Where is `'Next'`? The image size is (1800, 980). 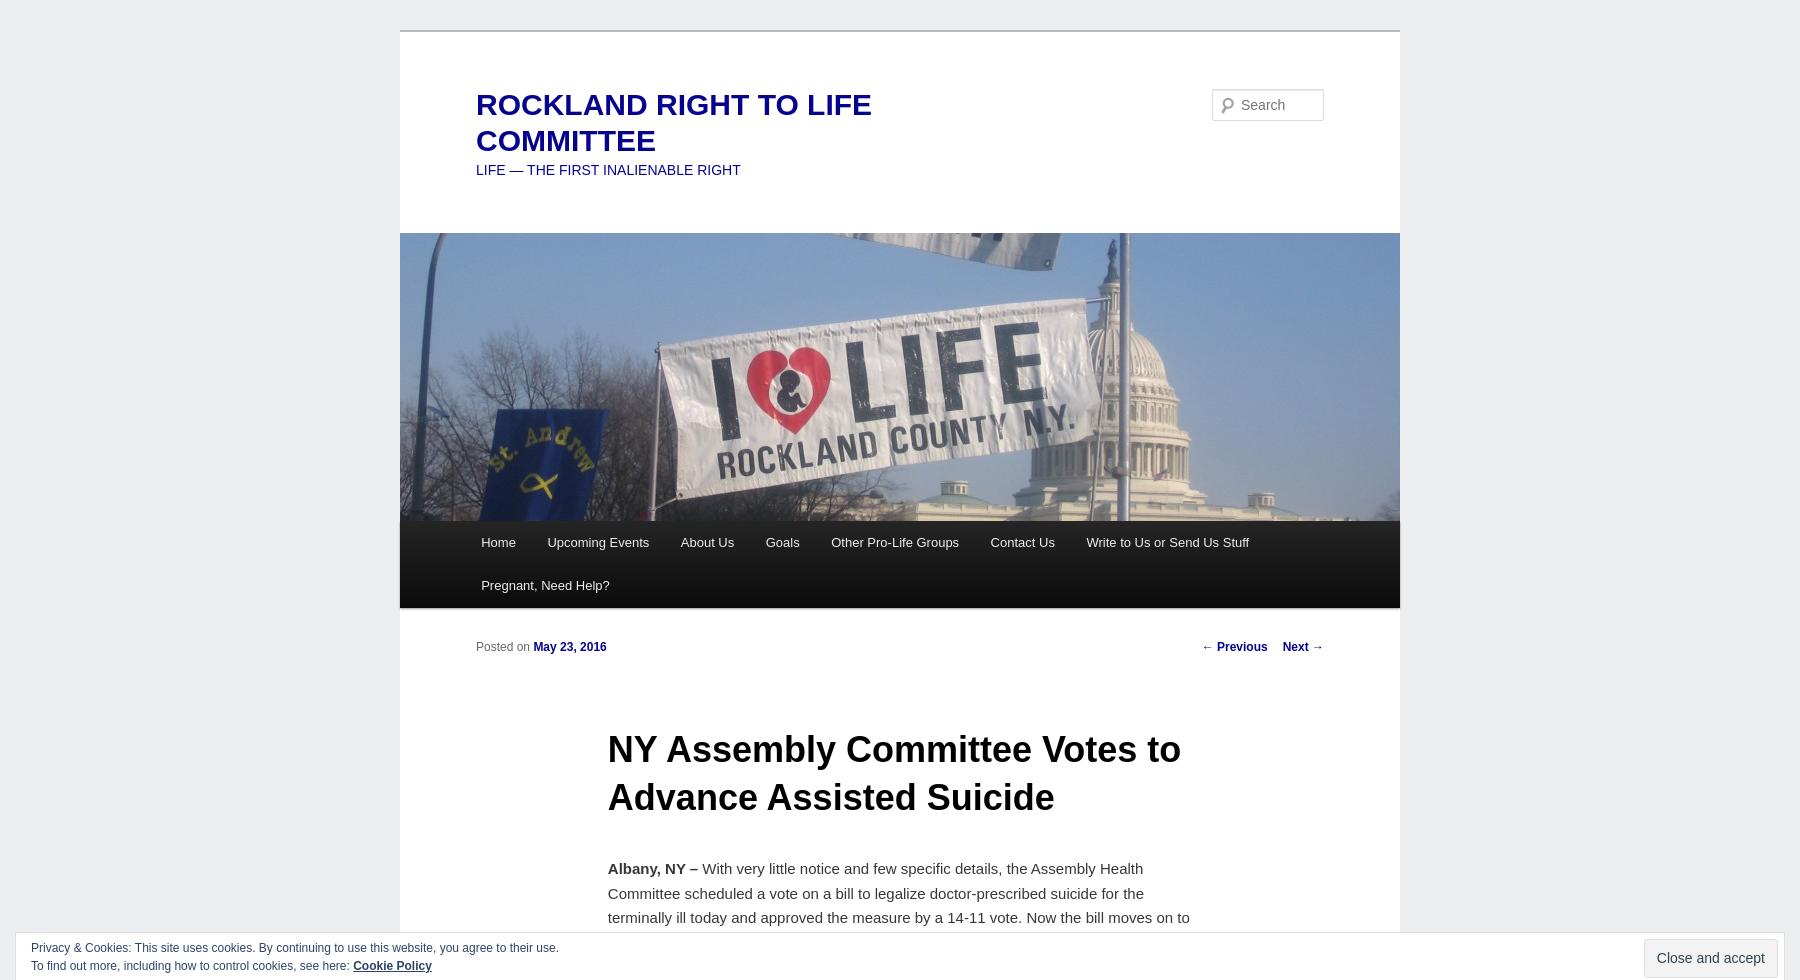
'Next' is located at coordinates (1297, 646).